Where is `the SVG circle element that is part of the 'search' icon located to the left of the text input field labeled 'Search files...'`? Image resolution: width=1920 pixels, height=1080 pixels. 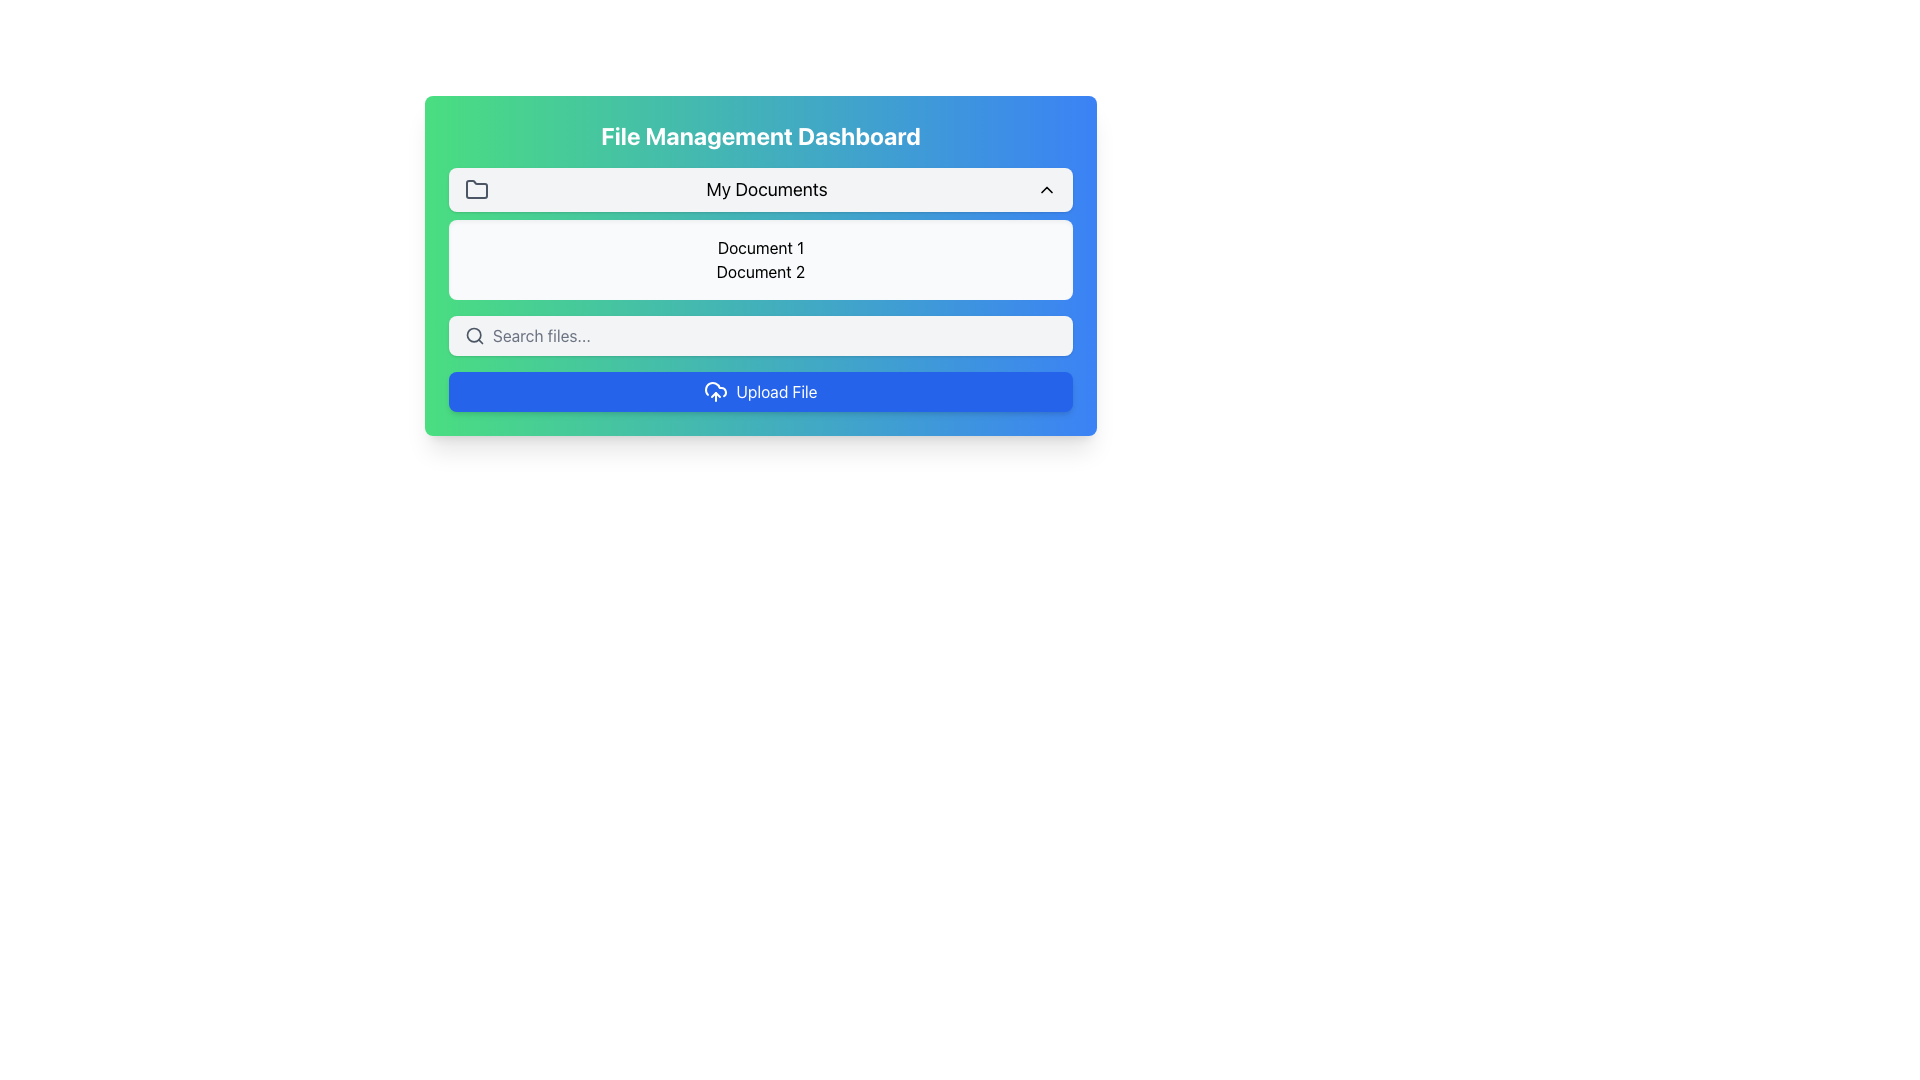
the SVG circle element that is part of the 'search' icon located to the left of the text input field labeled 'Search files...' is located at coordinates (473, 334).